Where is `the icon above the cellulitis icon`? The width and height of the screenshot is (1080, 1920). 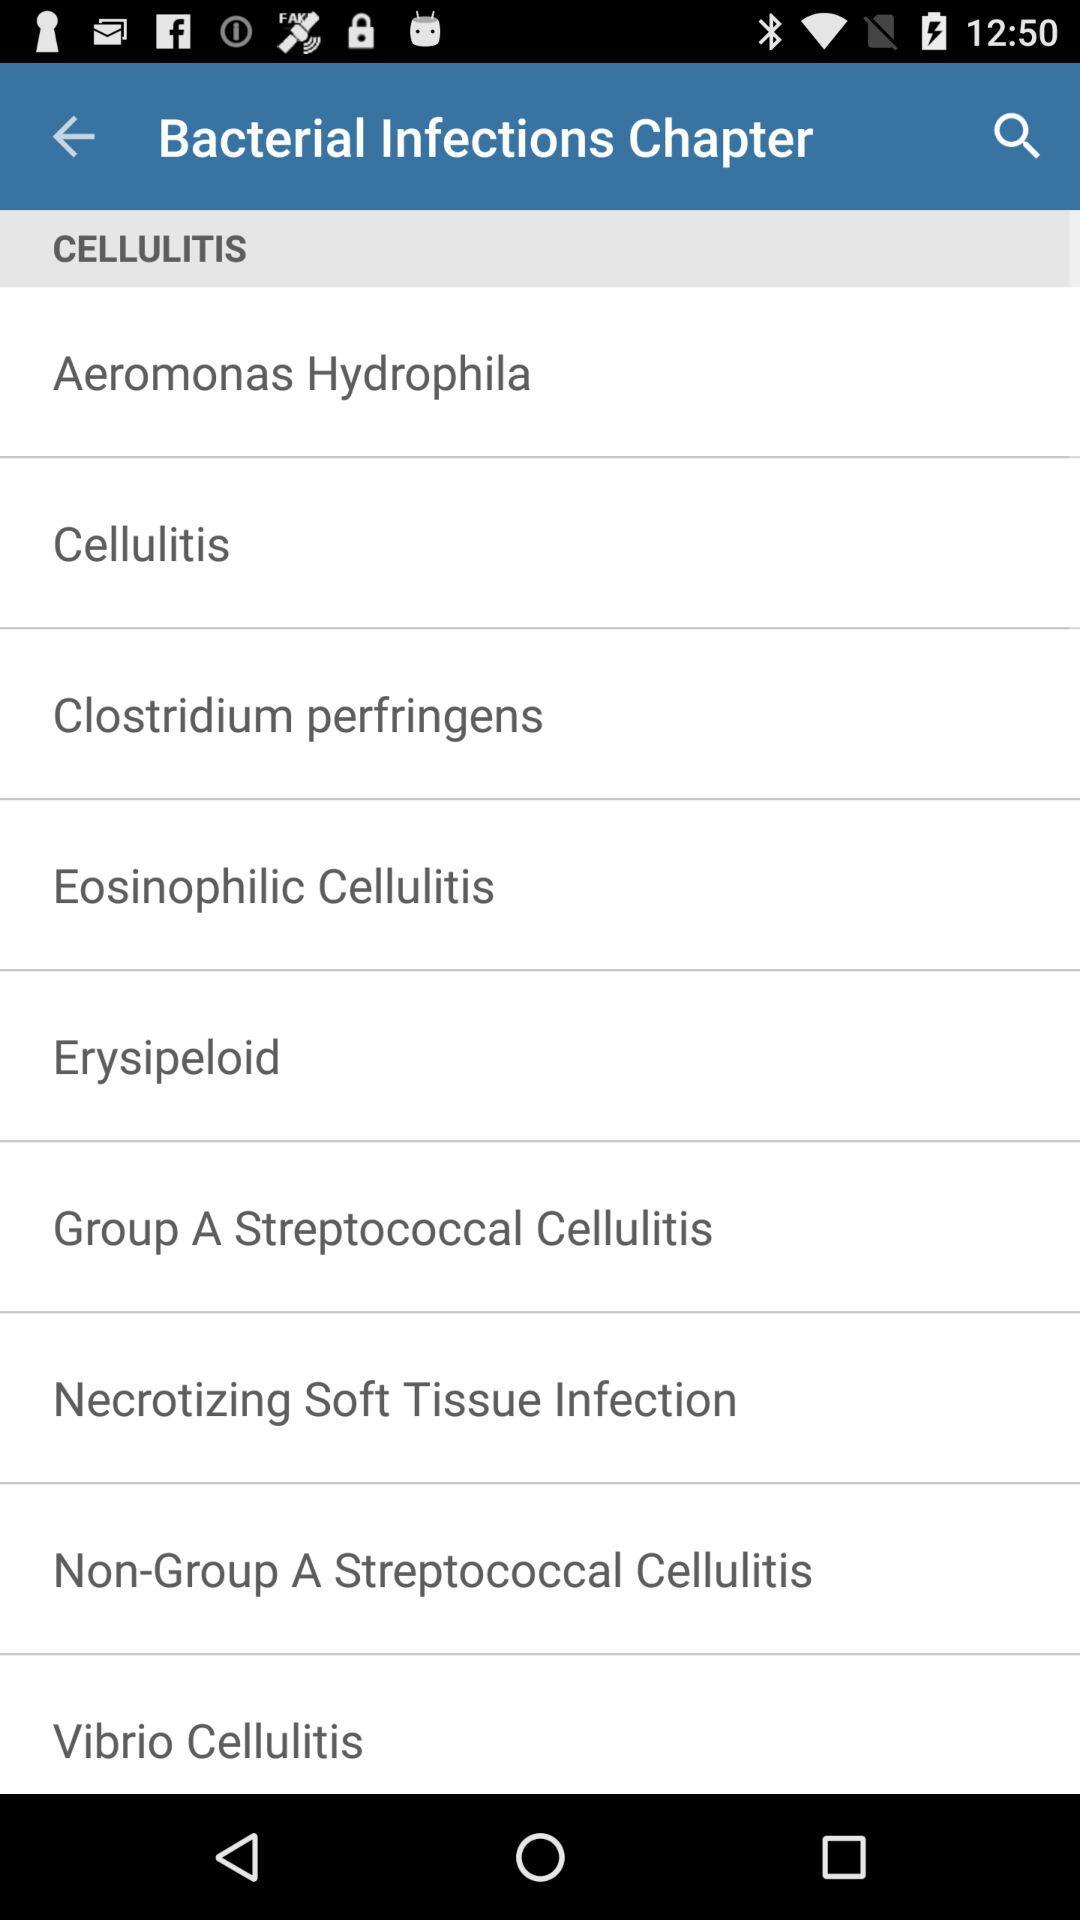 the icon above the cellulitis icon is located at coordinates (1017, 135).